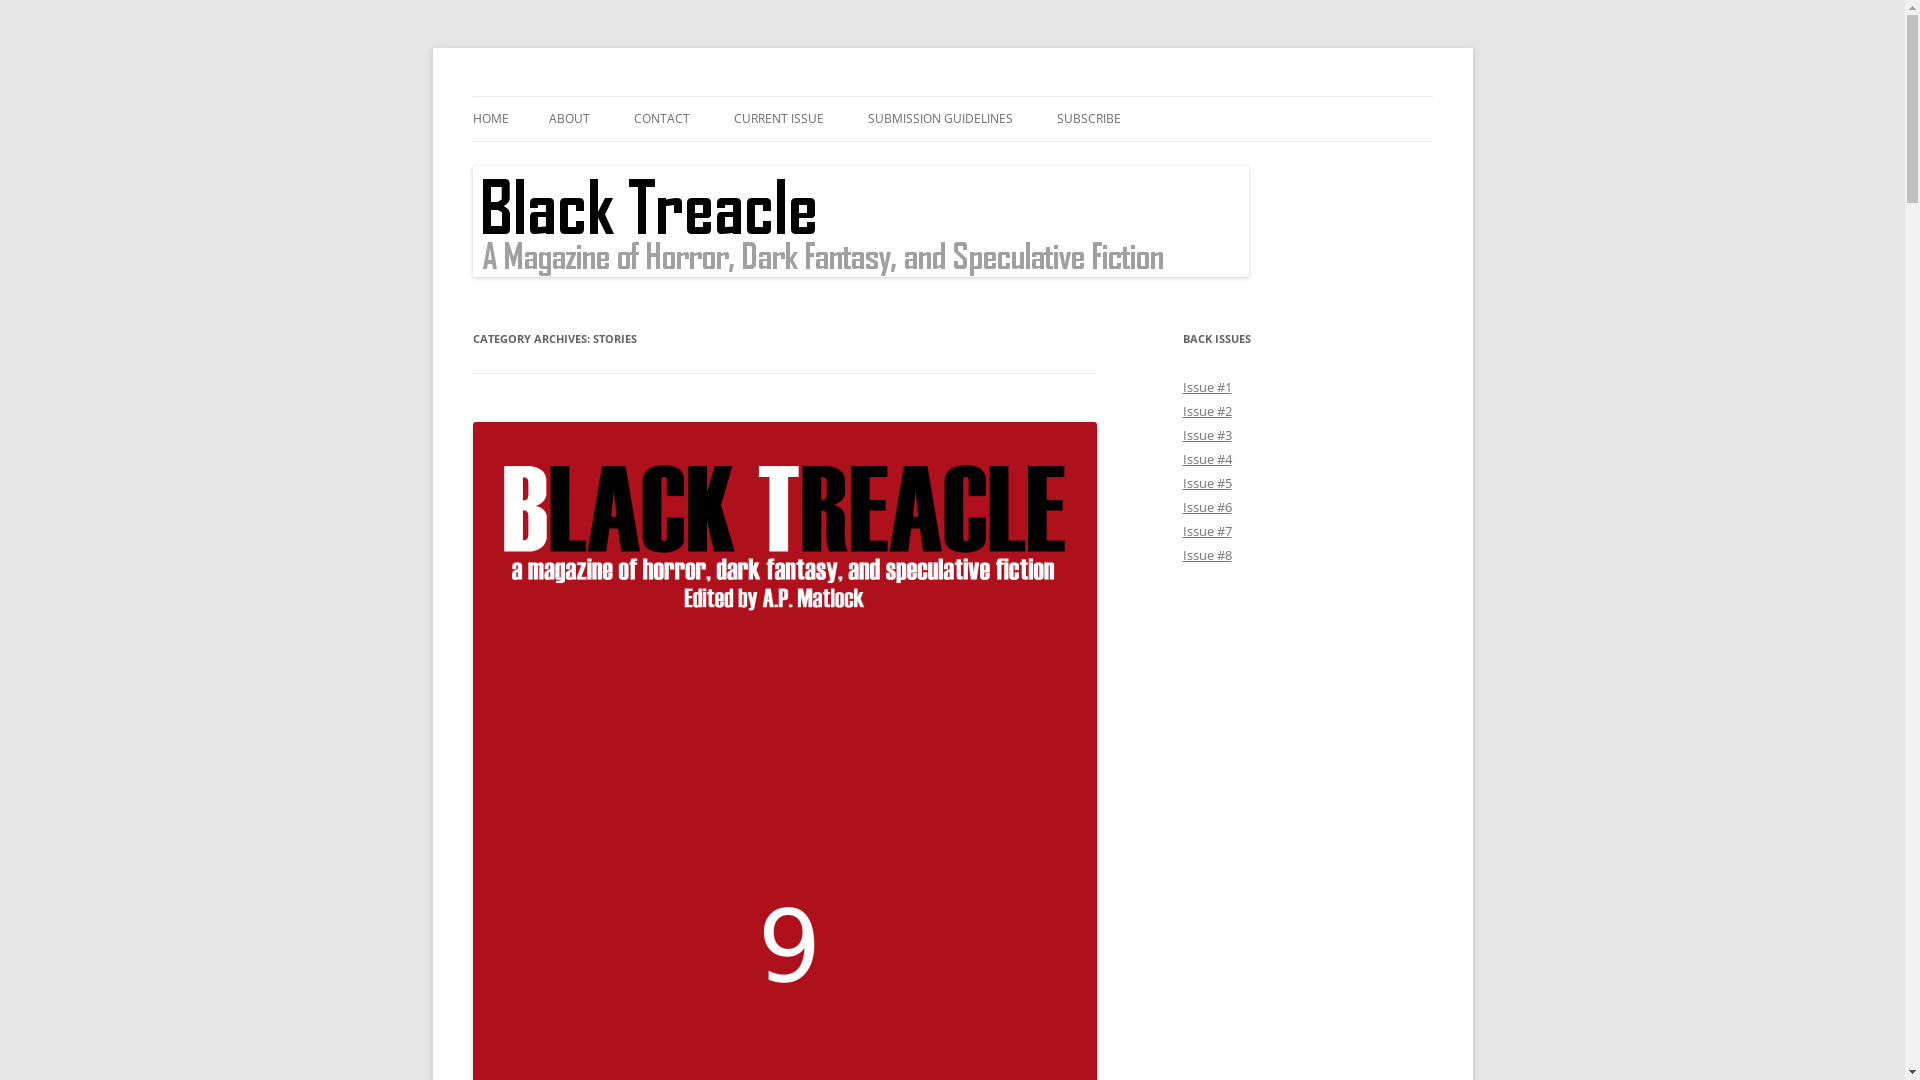 Image resolution: width=1920 pixels, height=1080 pixels. Describe the element at coordinates (1205, 410) in the screenshot. I see `'Issue #2'` at that location.